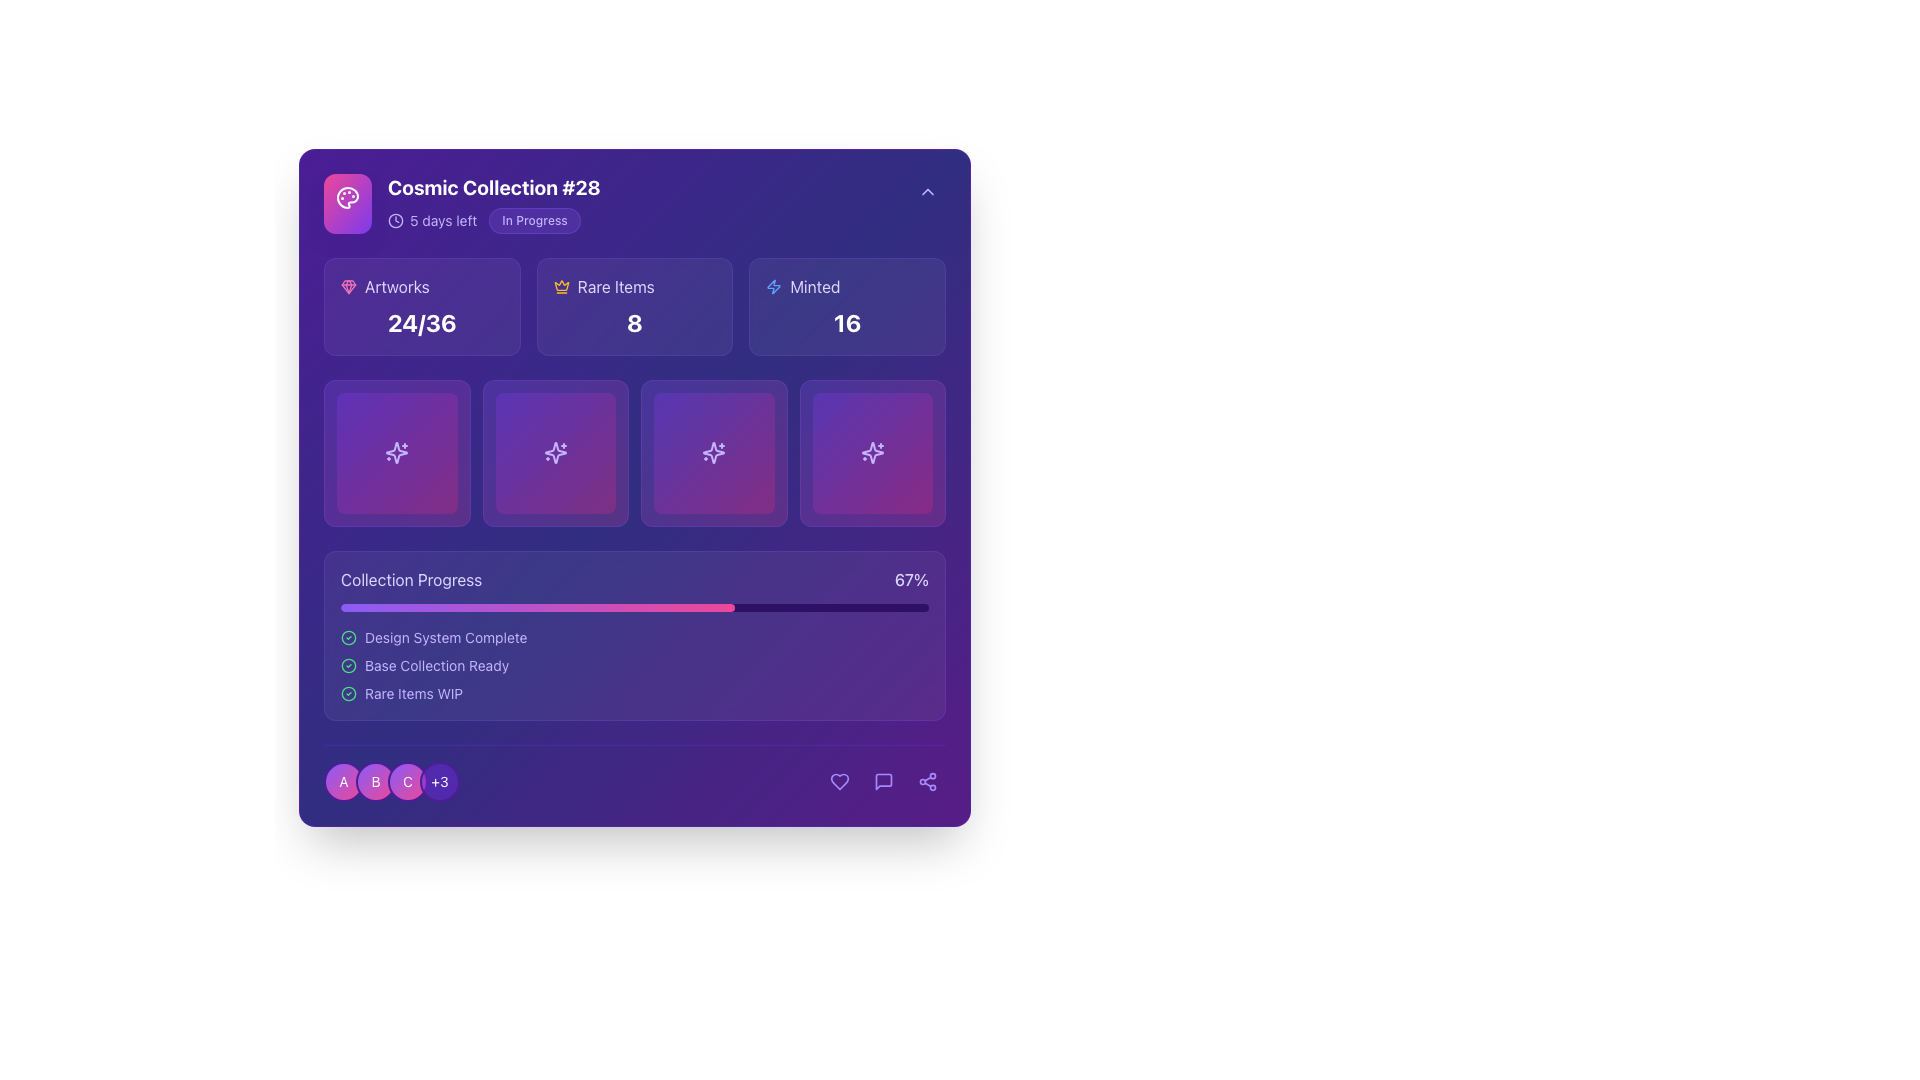 The width and height of the screenshot is (1920, 1080). Describe the element at coordinates (714, 453) in the screenshot. I see `the third card from the left in a row of five cards, which represents a selectable item` at that location.